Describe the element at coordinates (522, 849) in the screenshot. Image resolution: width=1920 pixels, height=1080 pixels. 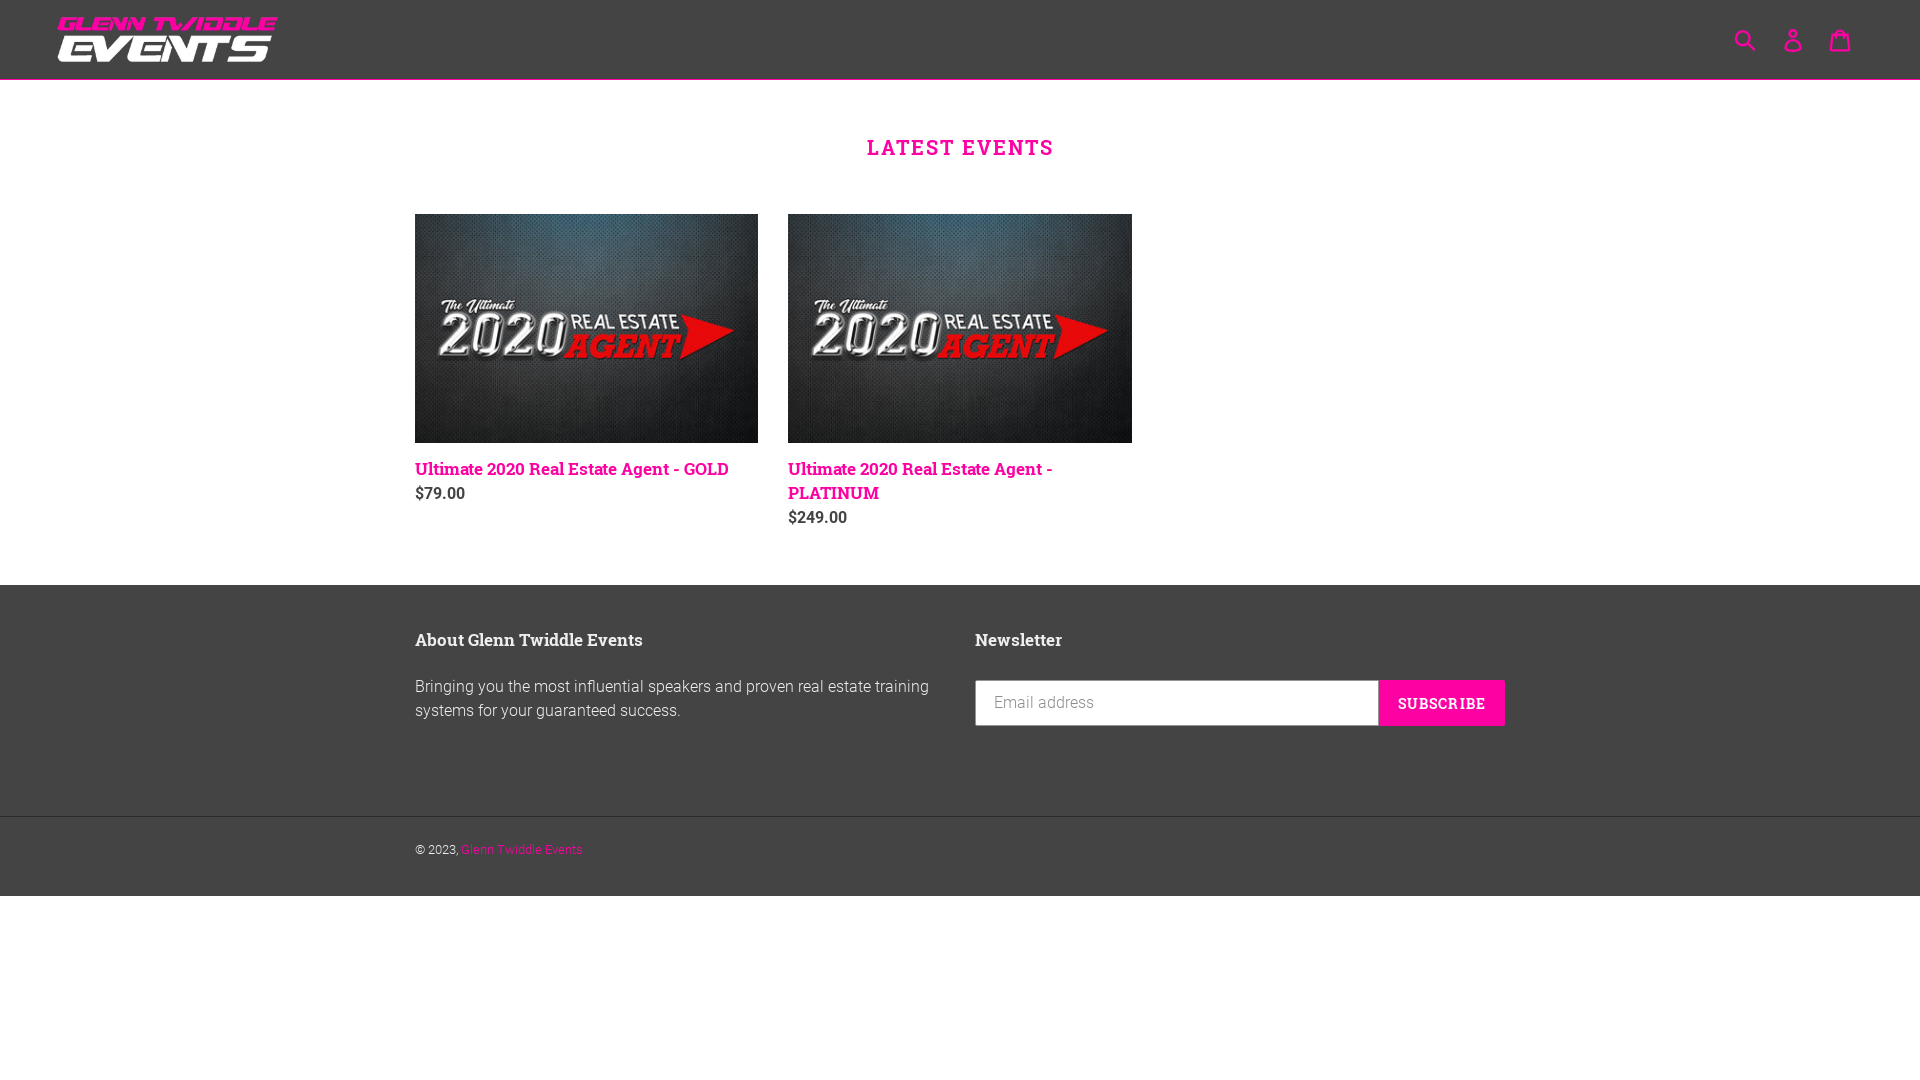
I see `'Glenn Twiddle Events'` at that location.